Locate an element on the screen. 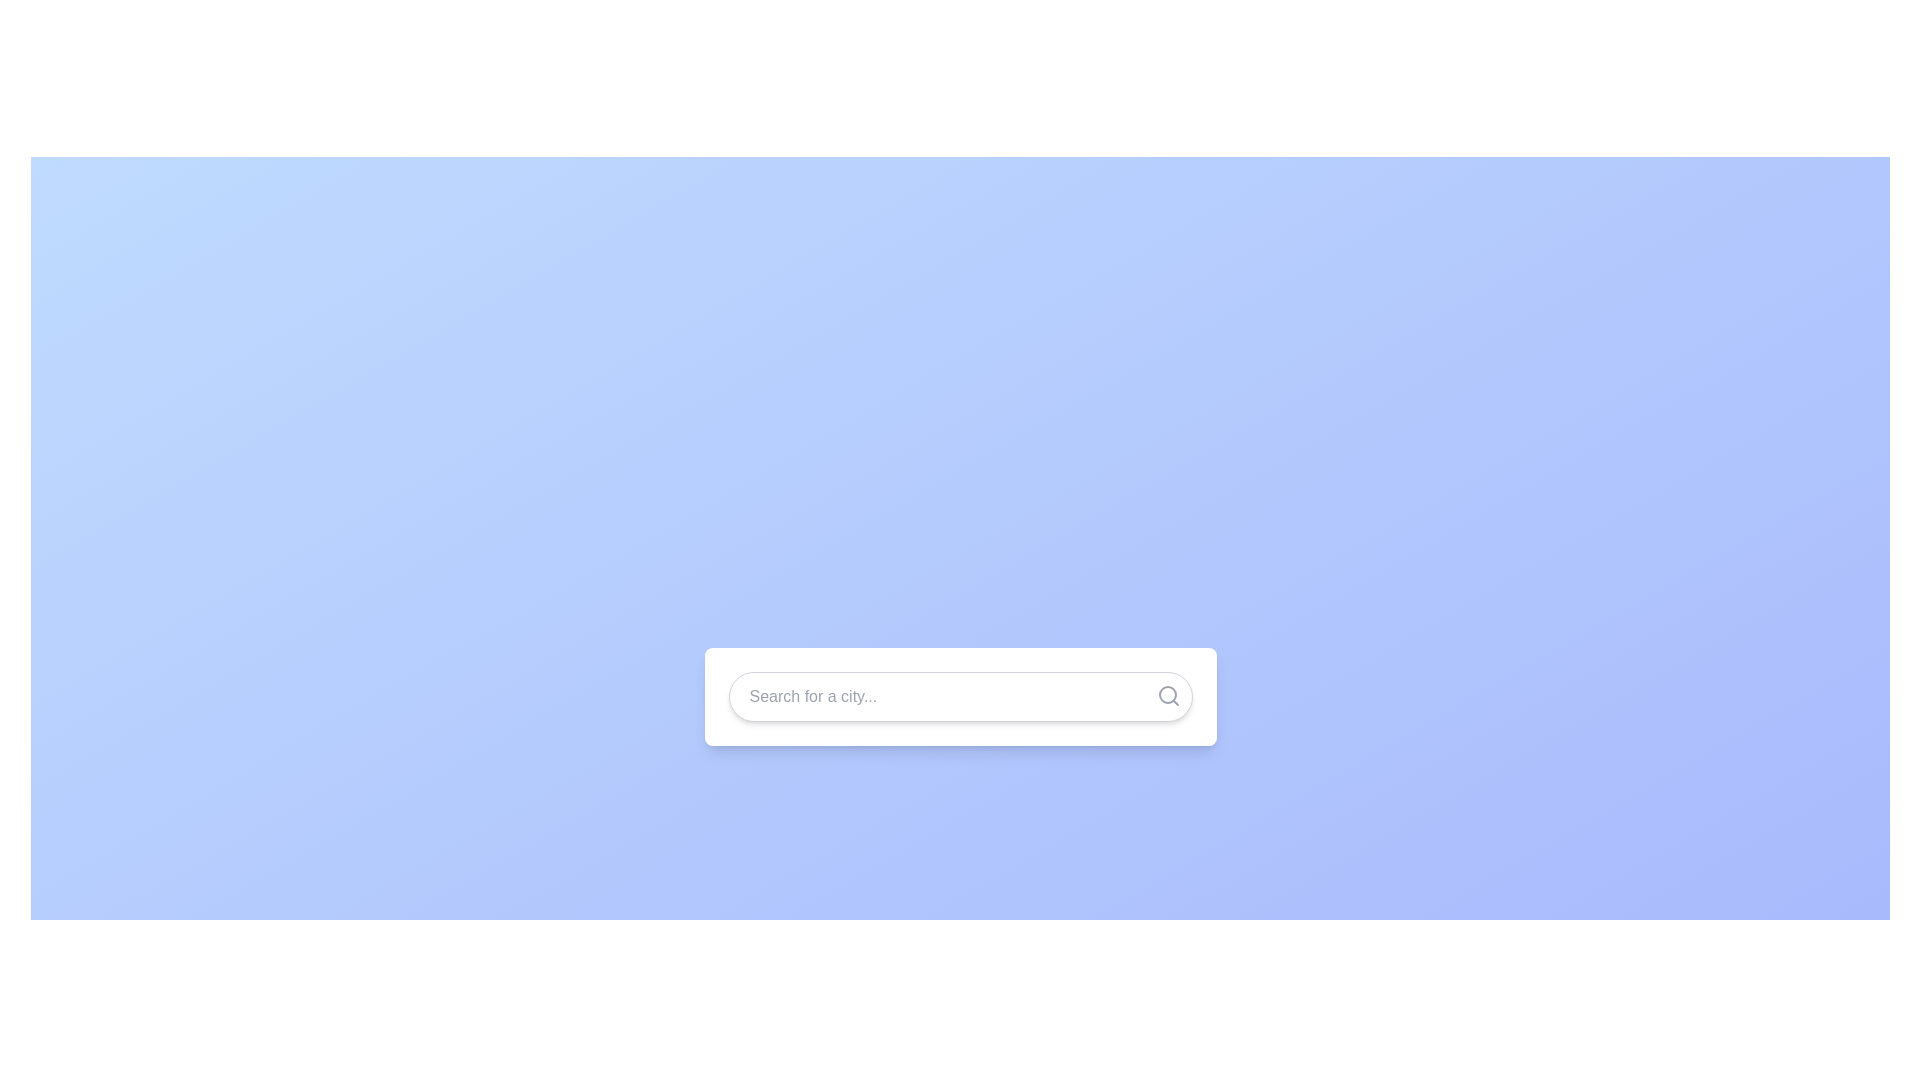  the search icon located at the top-right corner of the input field labeled 'Search for a city...' to initiate a search is located at coordinates (1168, 694).